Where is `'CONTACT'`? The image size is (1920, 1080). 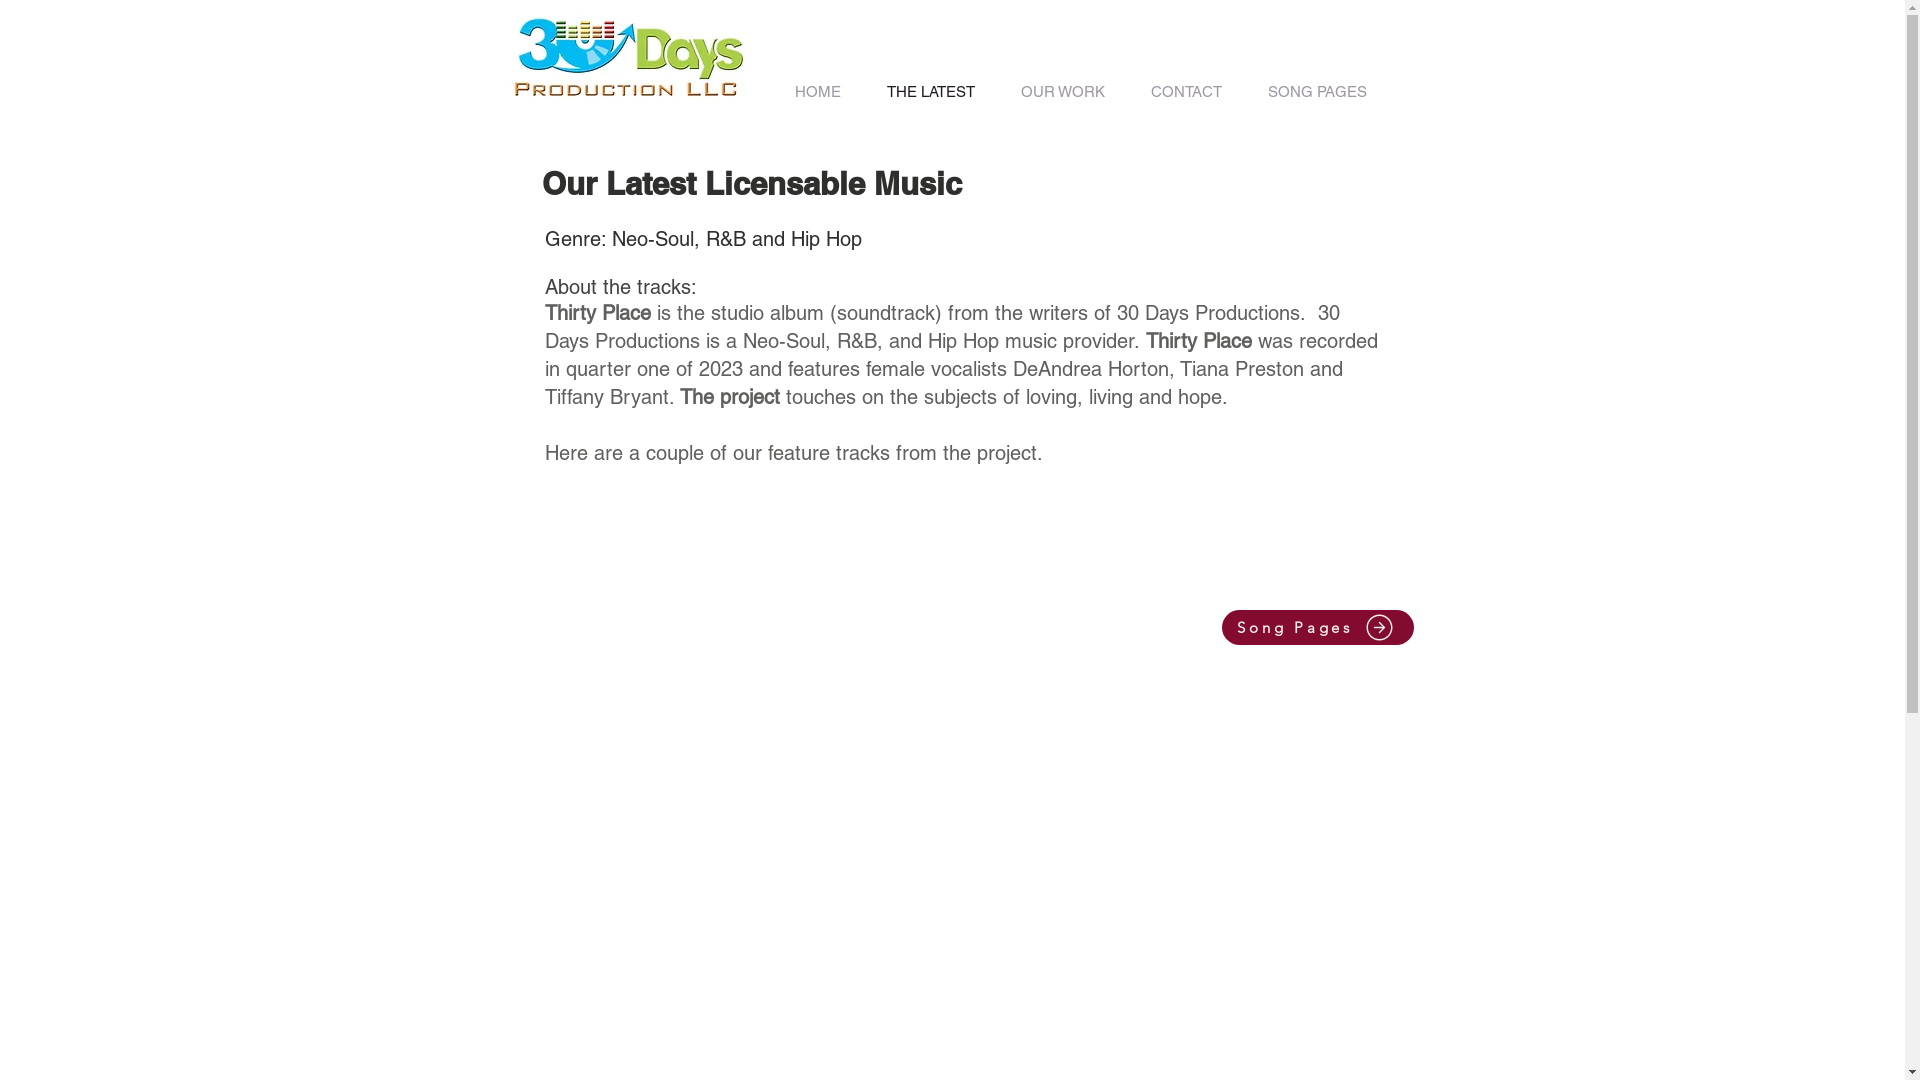
'CONTACT' is located at coordinates (1186, 91).